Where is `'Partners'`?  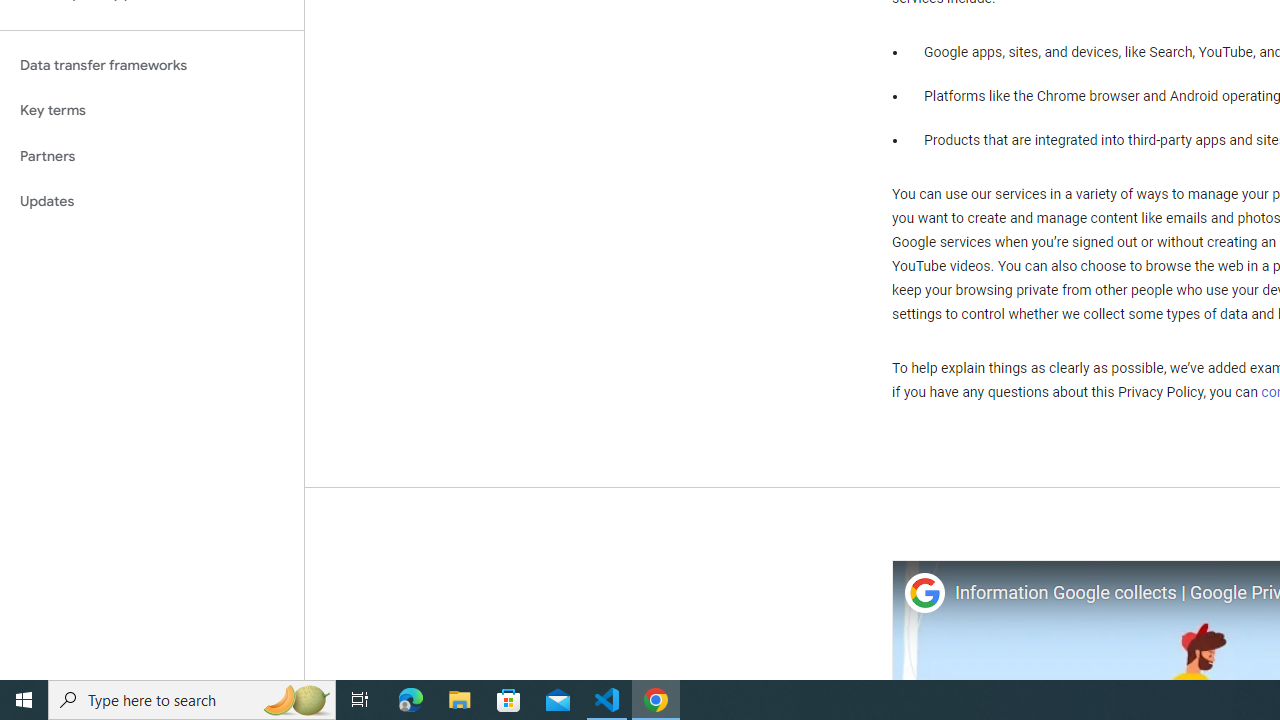 'Partners' is located at coordinates (151, 155).